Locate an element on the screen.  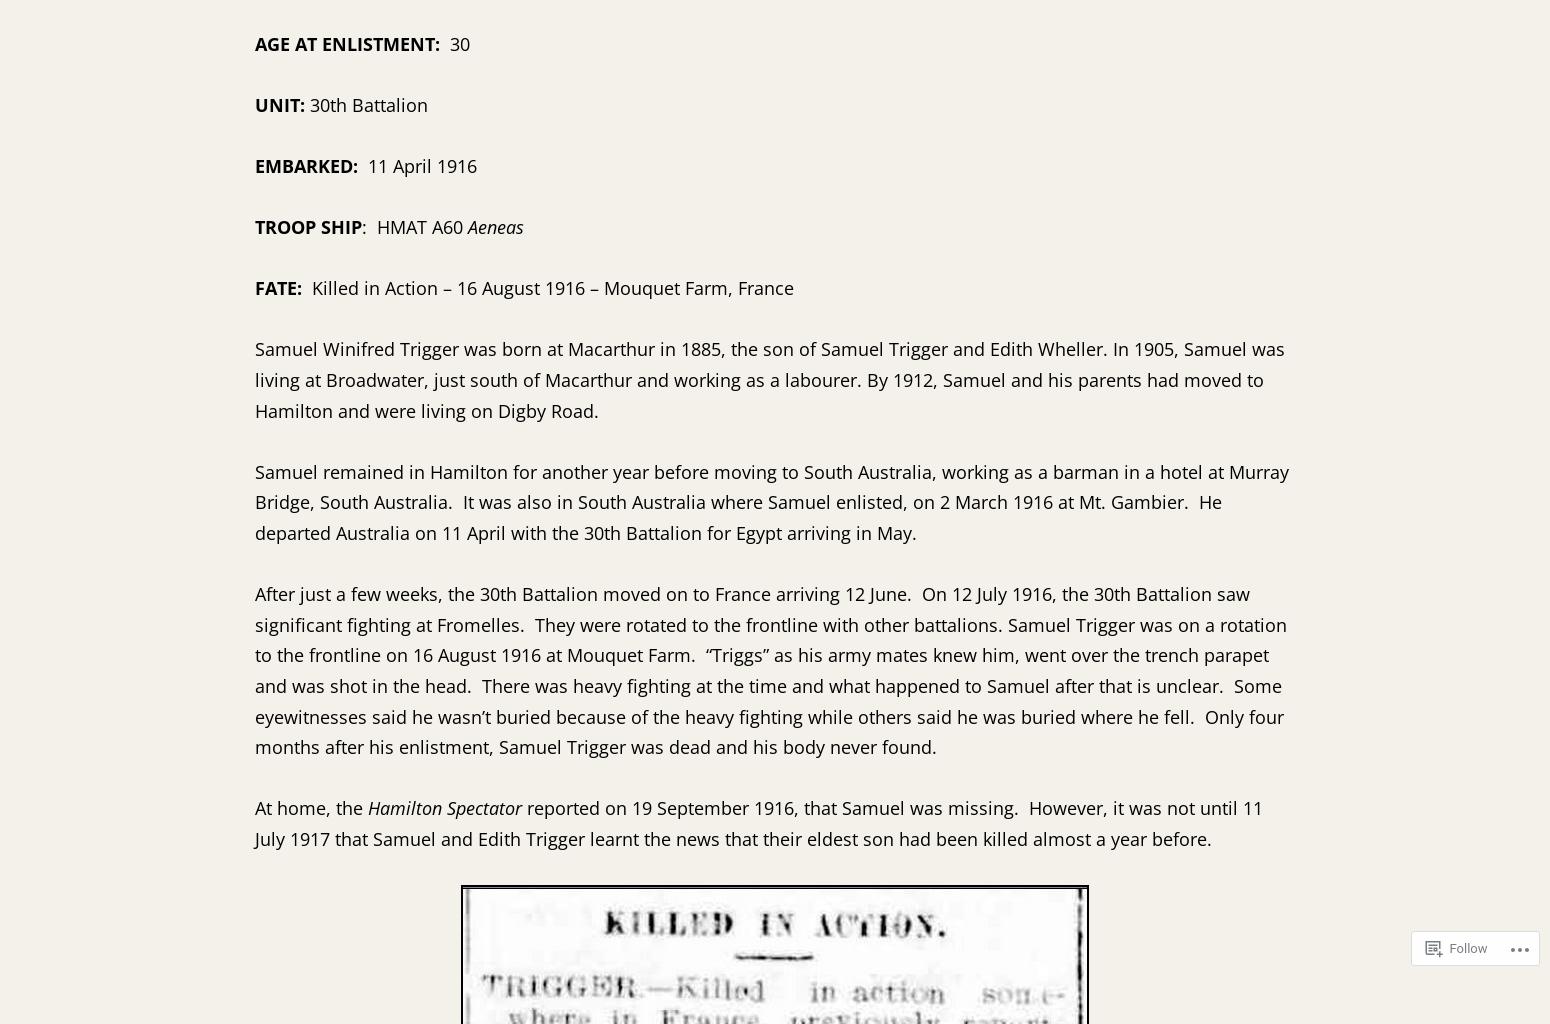
'reported on 19 September 1916, that Samuel was missing.  However, it was not until 11 July 1917 that Samuel and Edith Trigger learnt the news that their eldest son had been killed almost a year before.' is located at coordinates (759, 821).